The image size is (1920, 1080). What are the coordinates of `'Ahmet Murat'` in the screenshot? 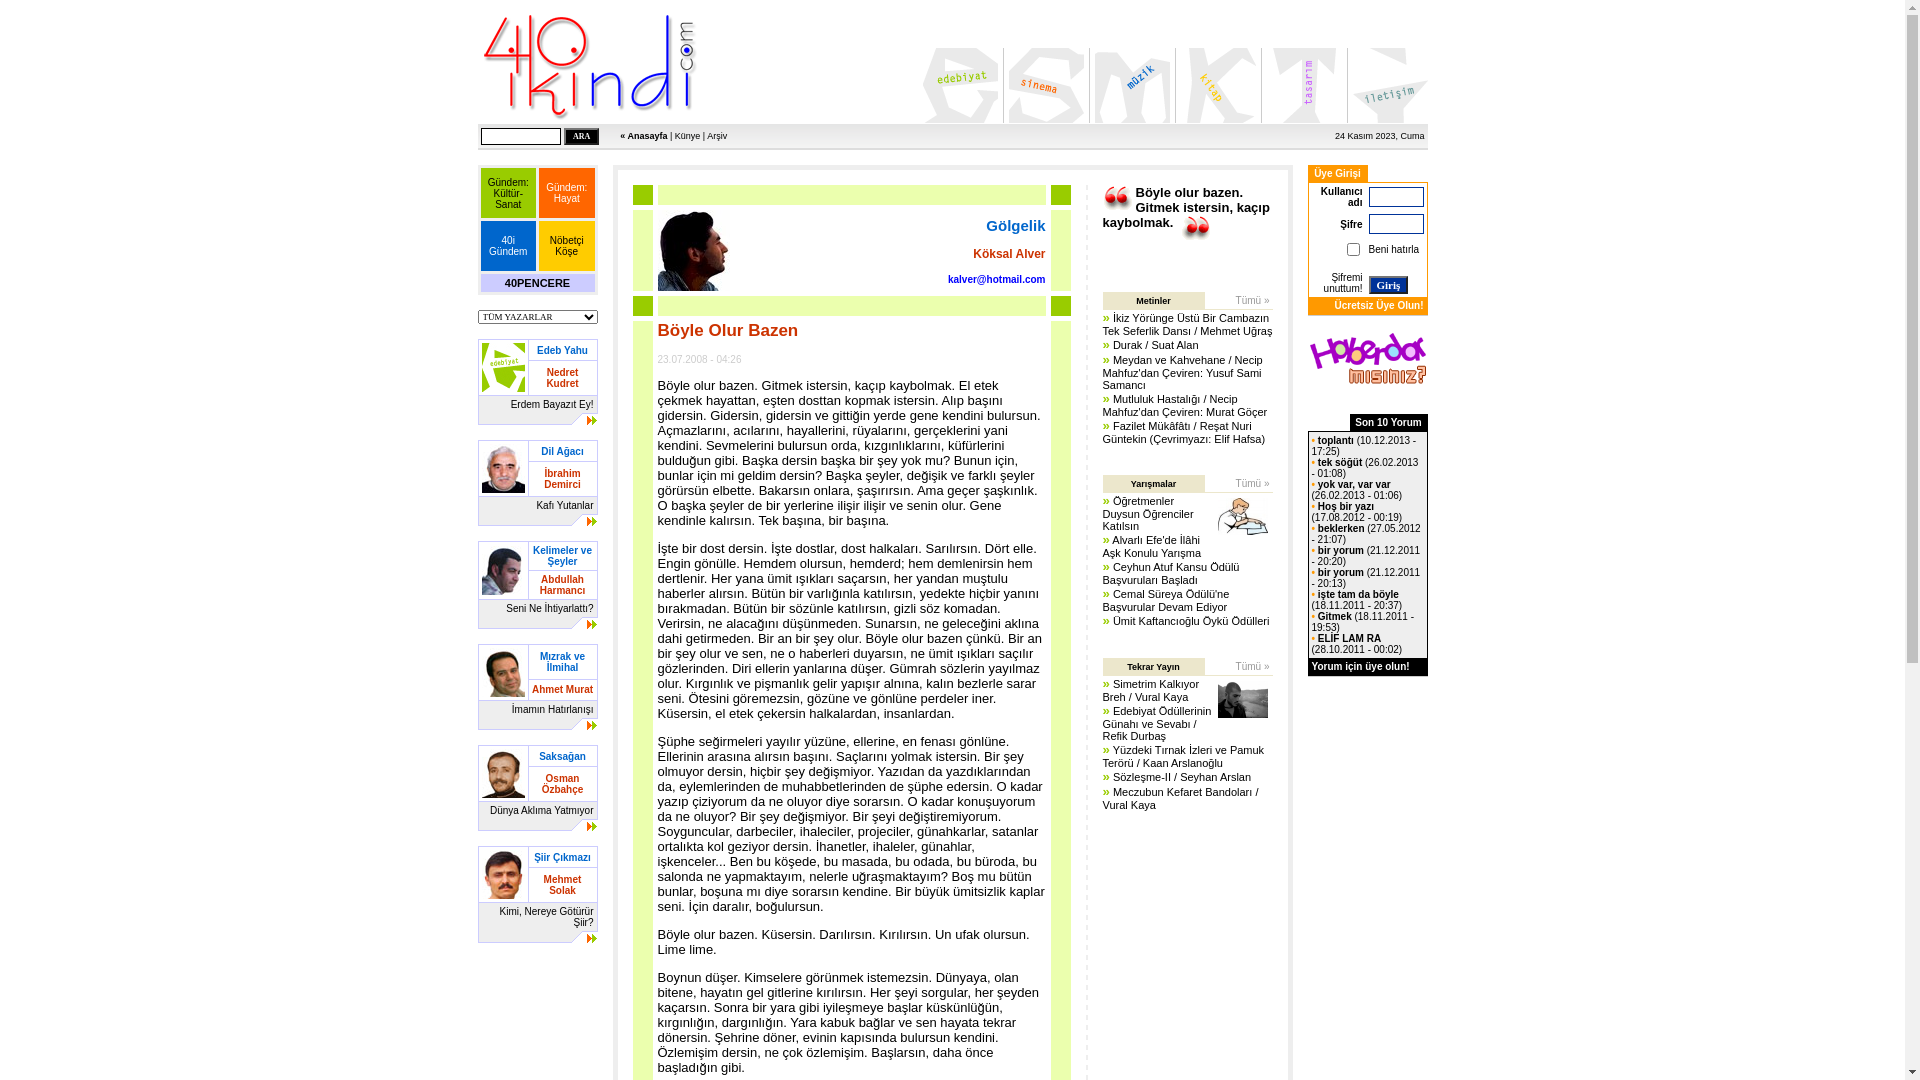 It's located at (561, 687).